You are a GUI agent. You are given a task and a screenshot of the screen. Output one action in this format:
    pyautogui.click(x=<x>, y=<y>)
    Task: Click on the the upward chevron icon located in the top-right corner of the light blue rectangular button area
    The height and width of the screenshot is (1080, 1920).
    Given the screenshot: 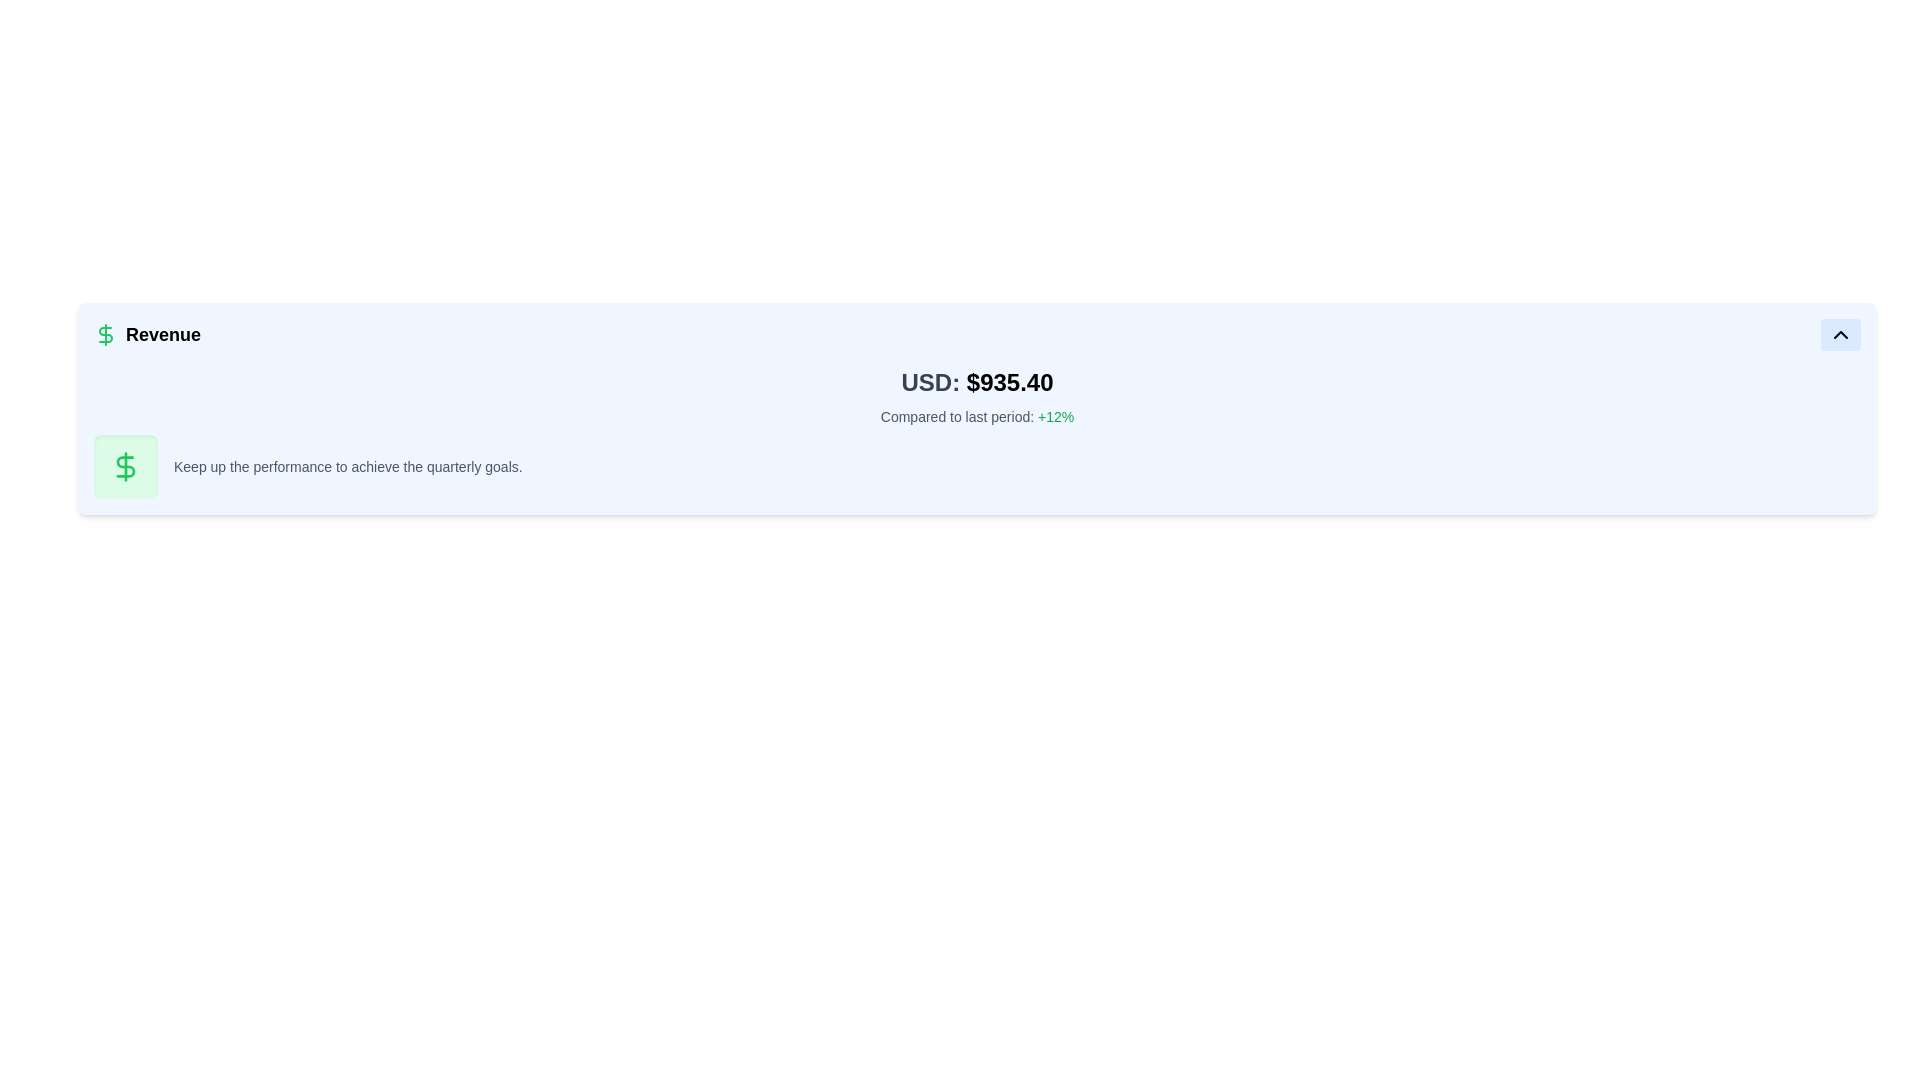 What is the action you would take?
    pyautogui.click(x=1840, y=334)
    